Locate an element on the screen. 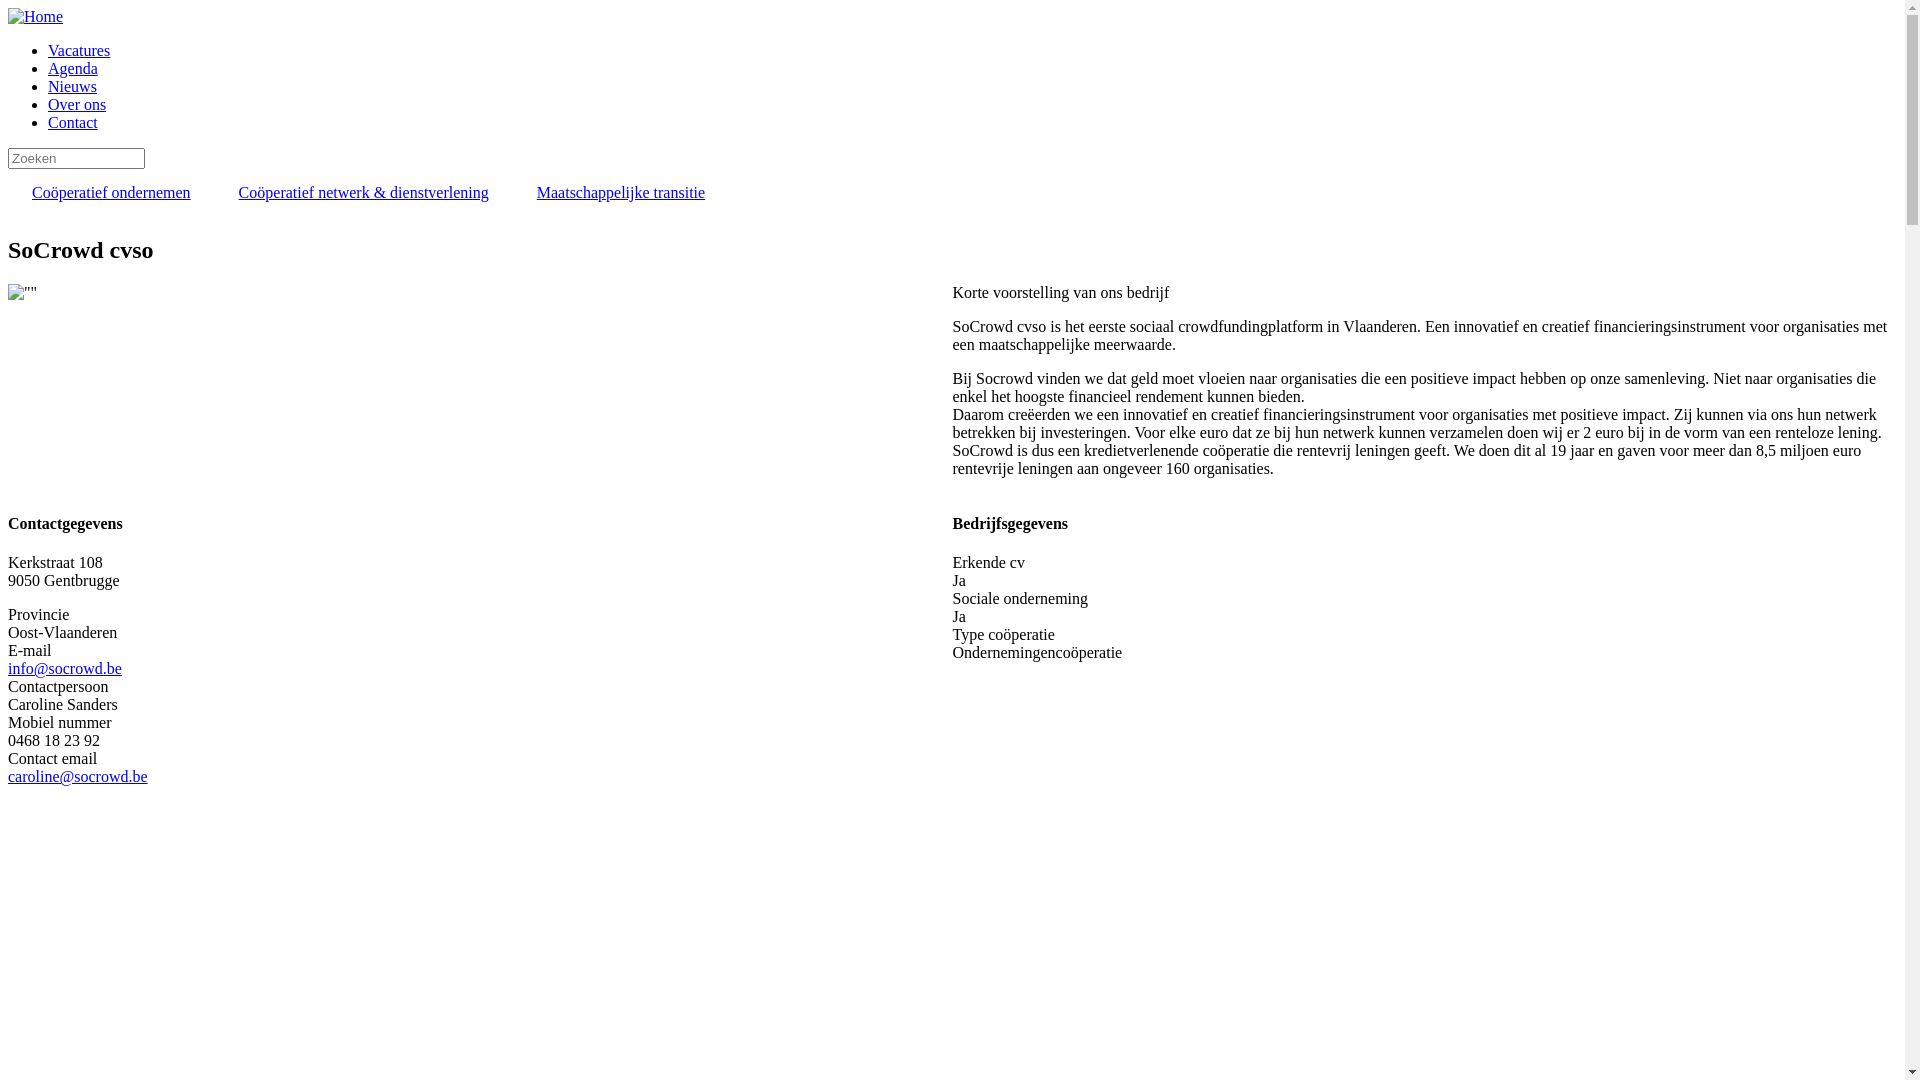 Image resolution: width=1920 pixels, height=1080 pixels. 'Geef de woorden op waarnaar u wilt zoeken.' is located at coordinates (76, 157).